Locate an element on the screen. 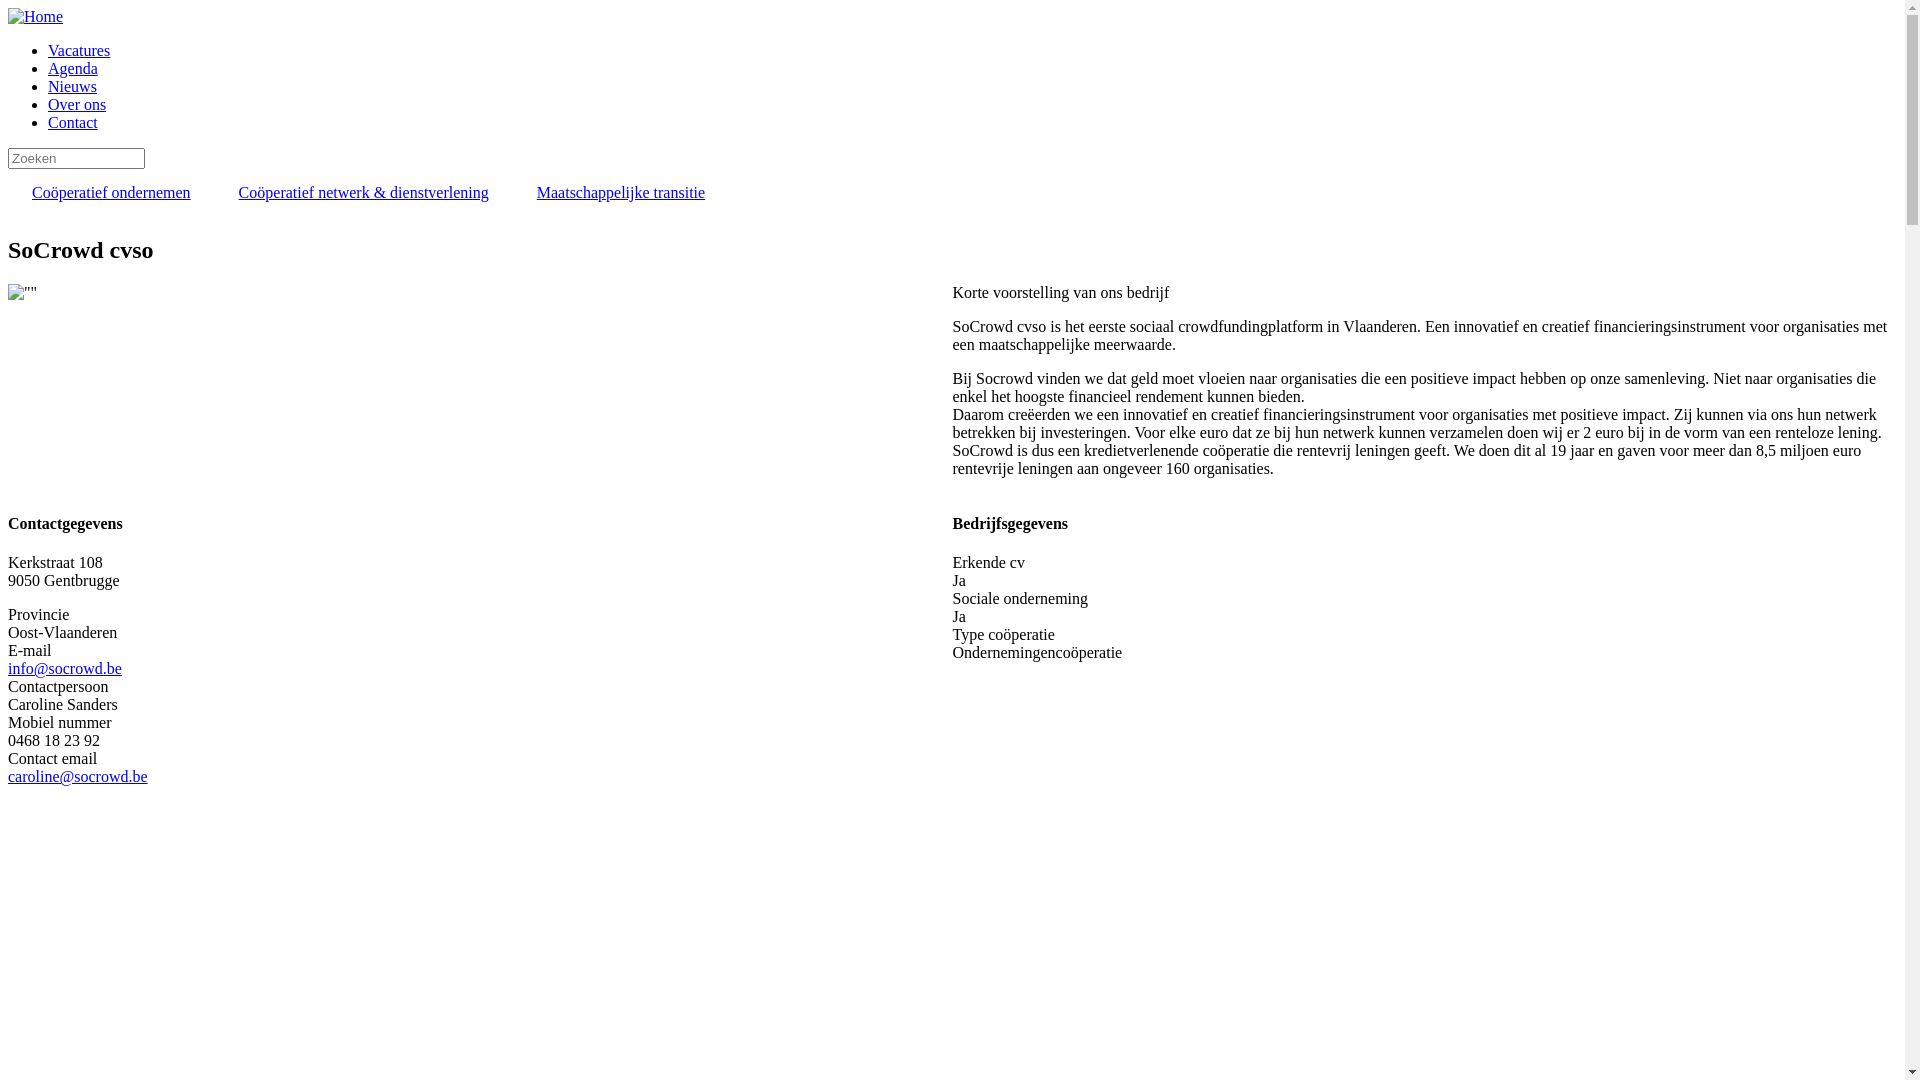 Image resolution: width=1920 pixels, height=1080 pixels. 'Geef de woorden op waarnaar u wilt zoeken.' is located at coordinates (76, 157).